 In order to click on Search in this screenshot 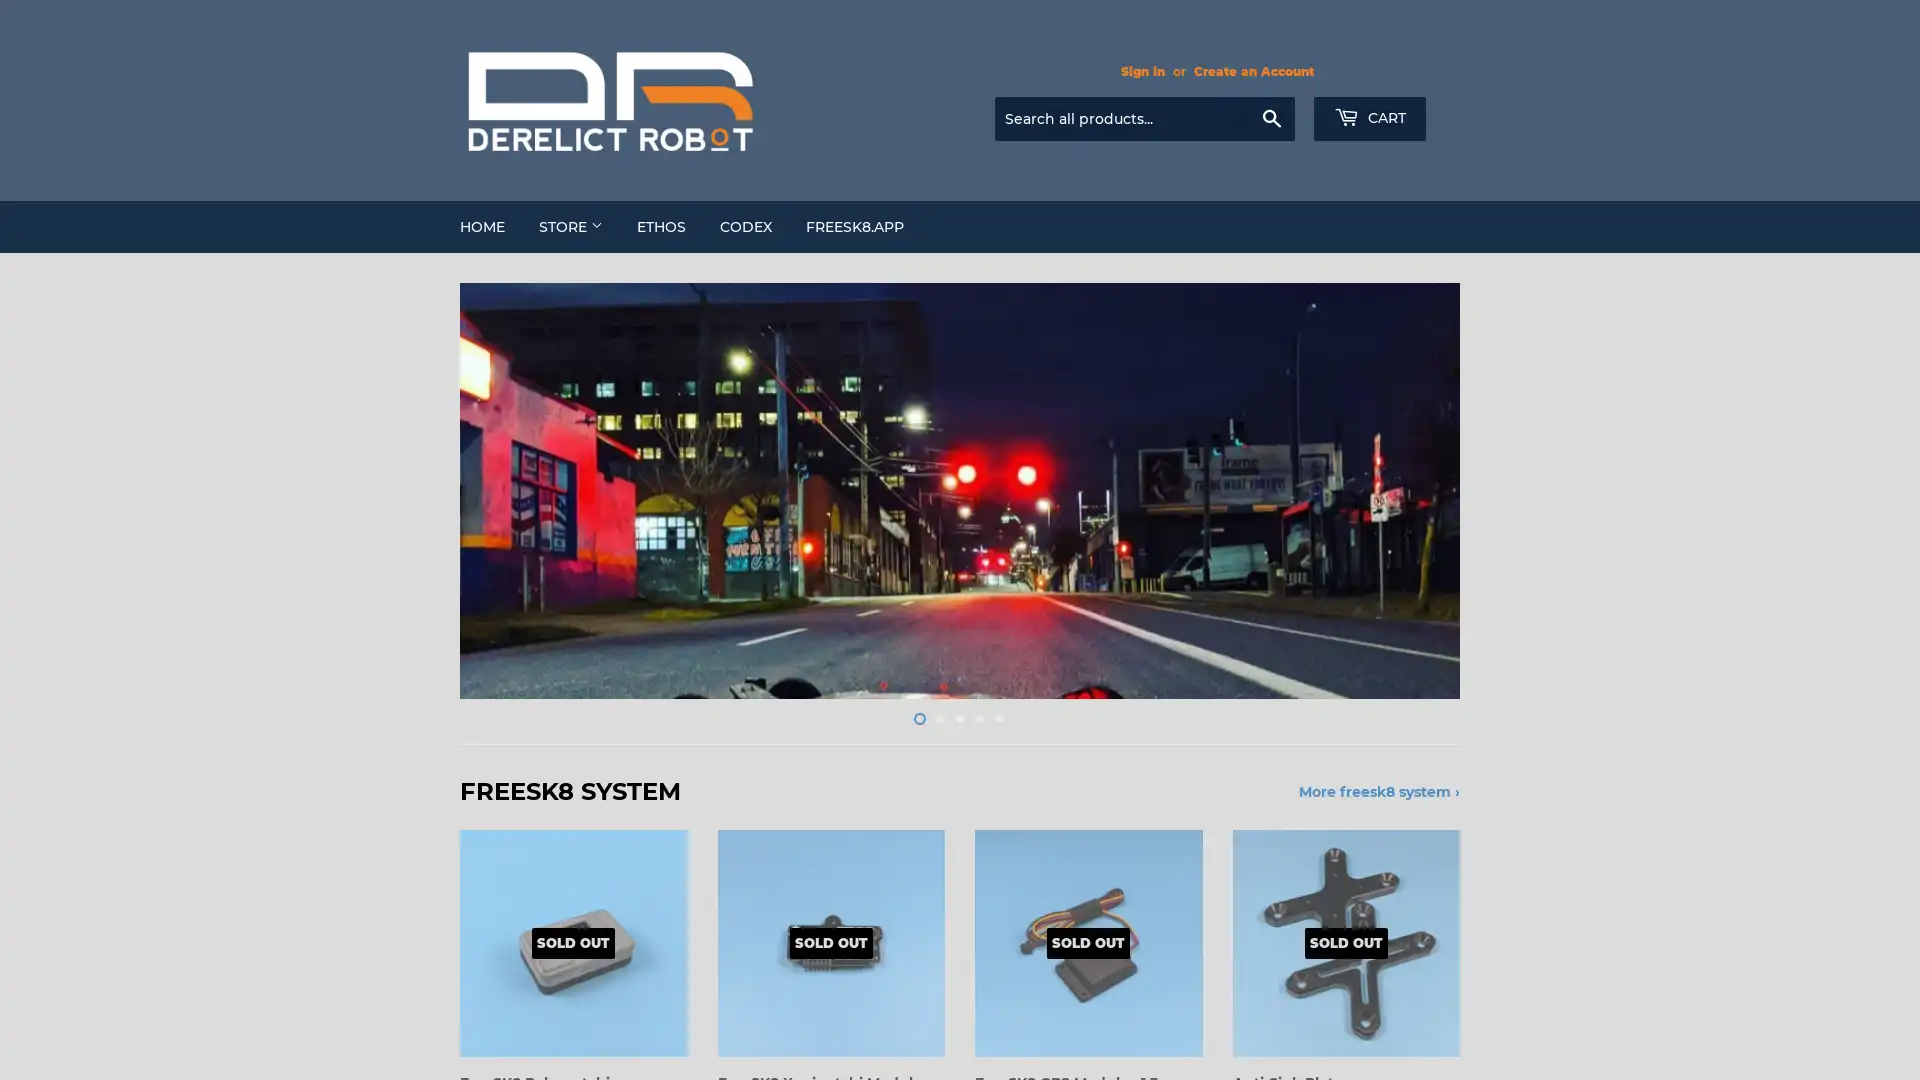, I will do `click(1270, 119)`.